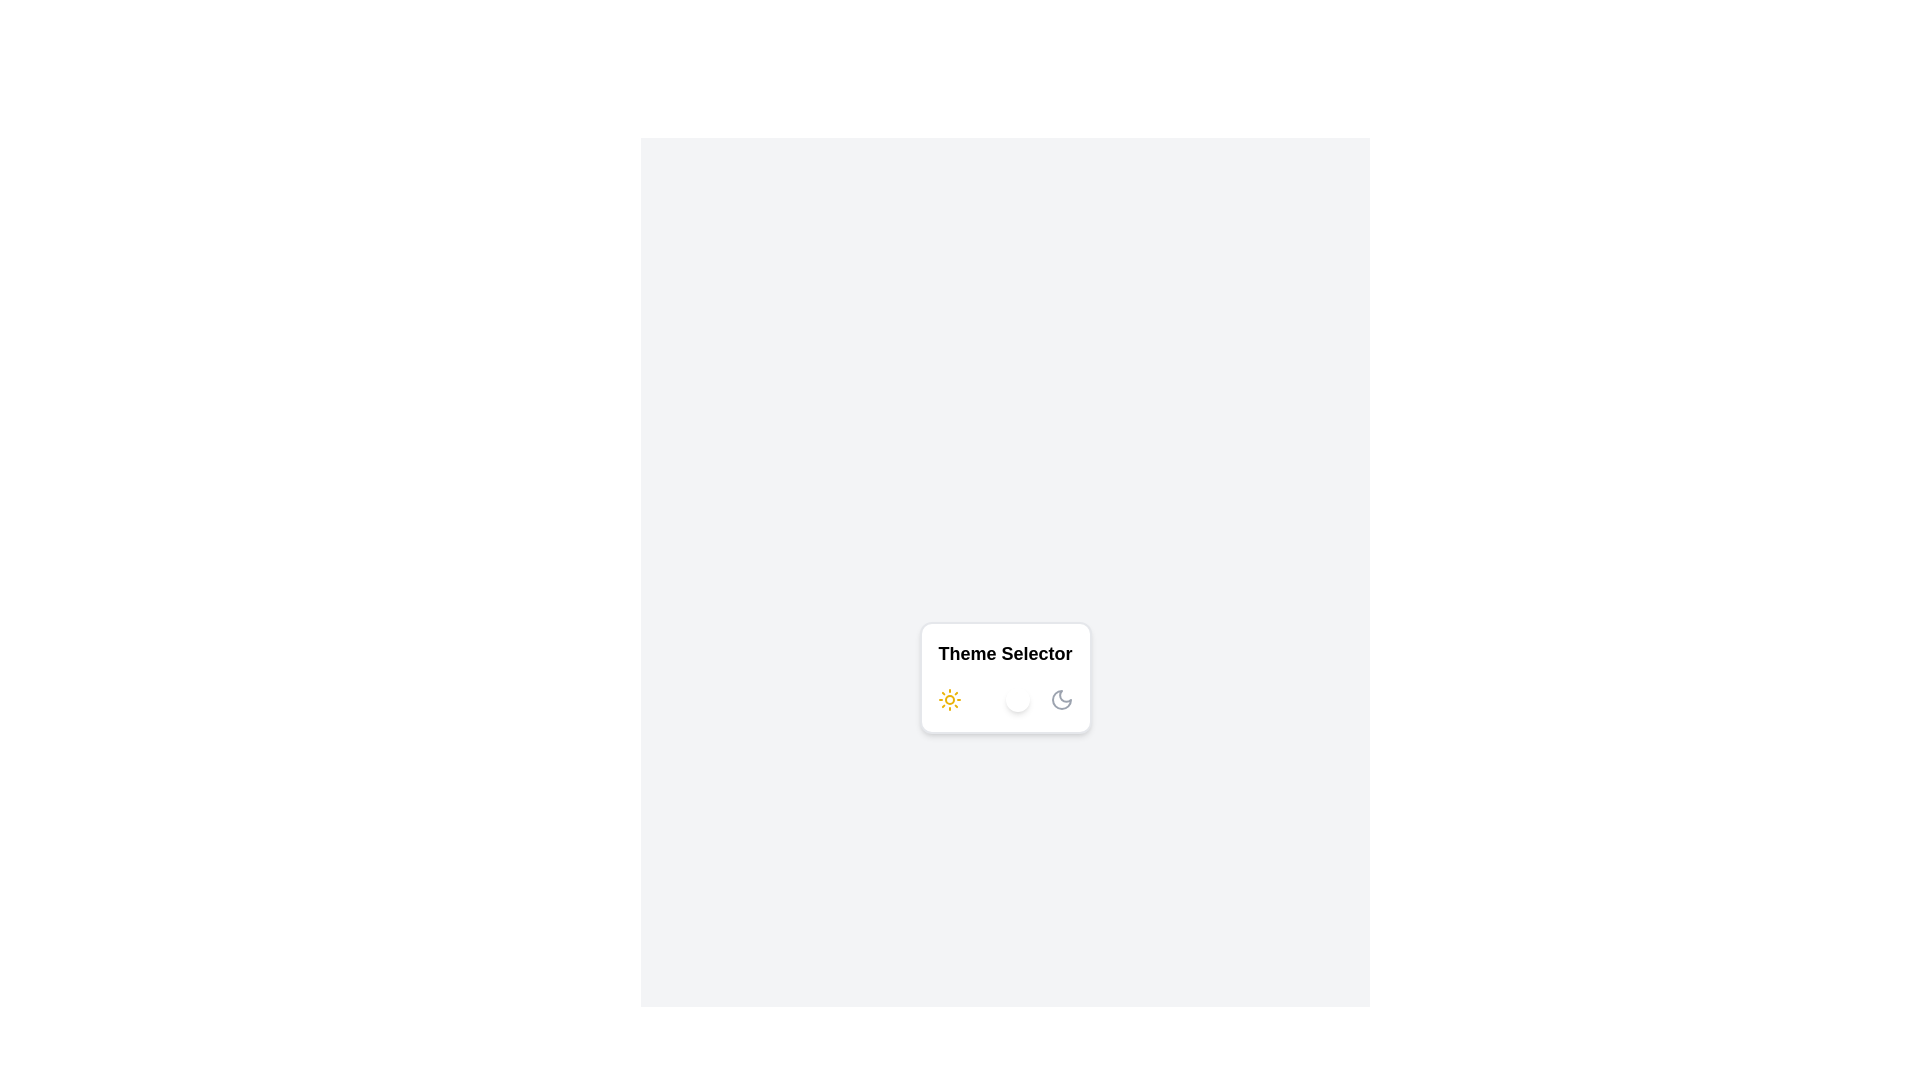 This screenshot has height=1080, width=1920. I want to click on the toggle button to toggle the switch, so click(1005, 698).